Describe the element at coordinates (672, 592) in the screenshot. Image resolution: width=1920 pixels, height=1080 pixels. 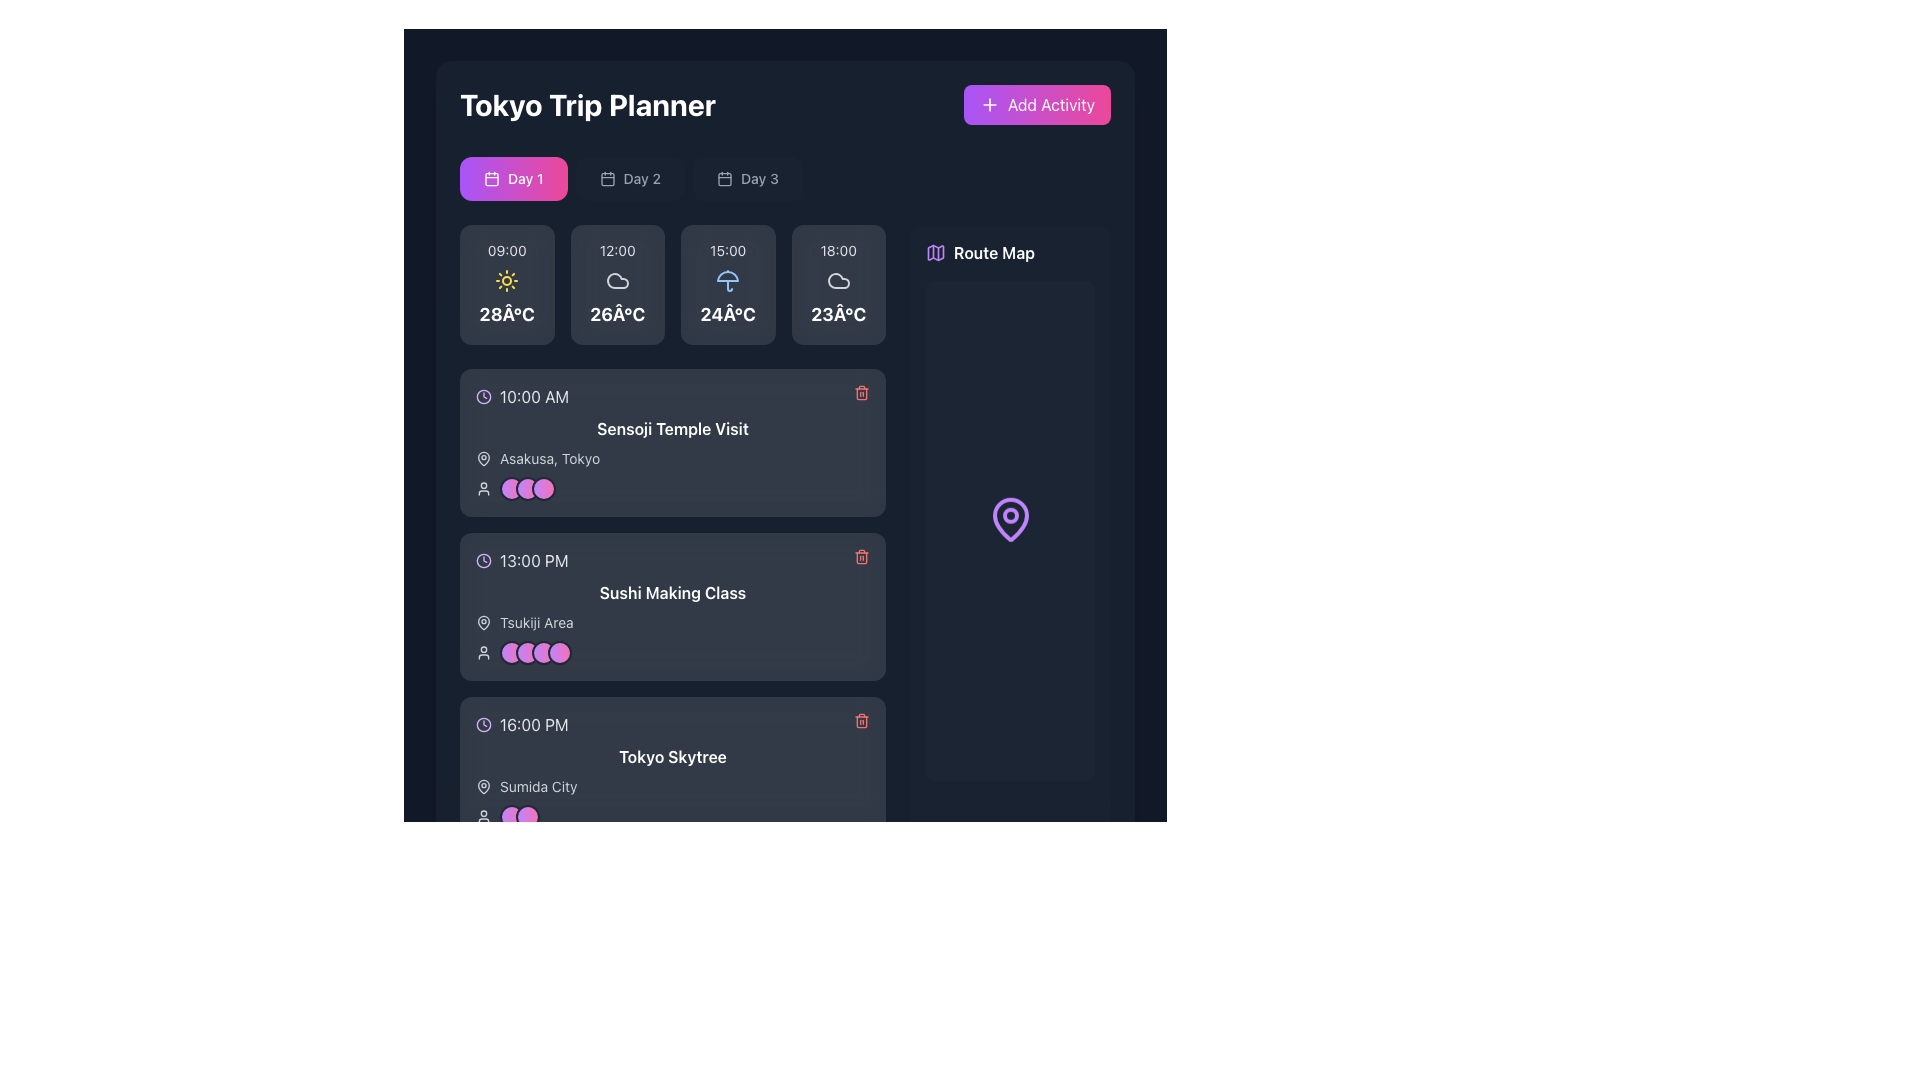
I see `text of the label displaying 'Sushi Making Class', which is bold and white, located within the activity card for '13:00 PM'` at that location.